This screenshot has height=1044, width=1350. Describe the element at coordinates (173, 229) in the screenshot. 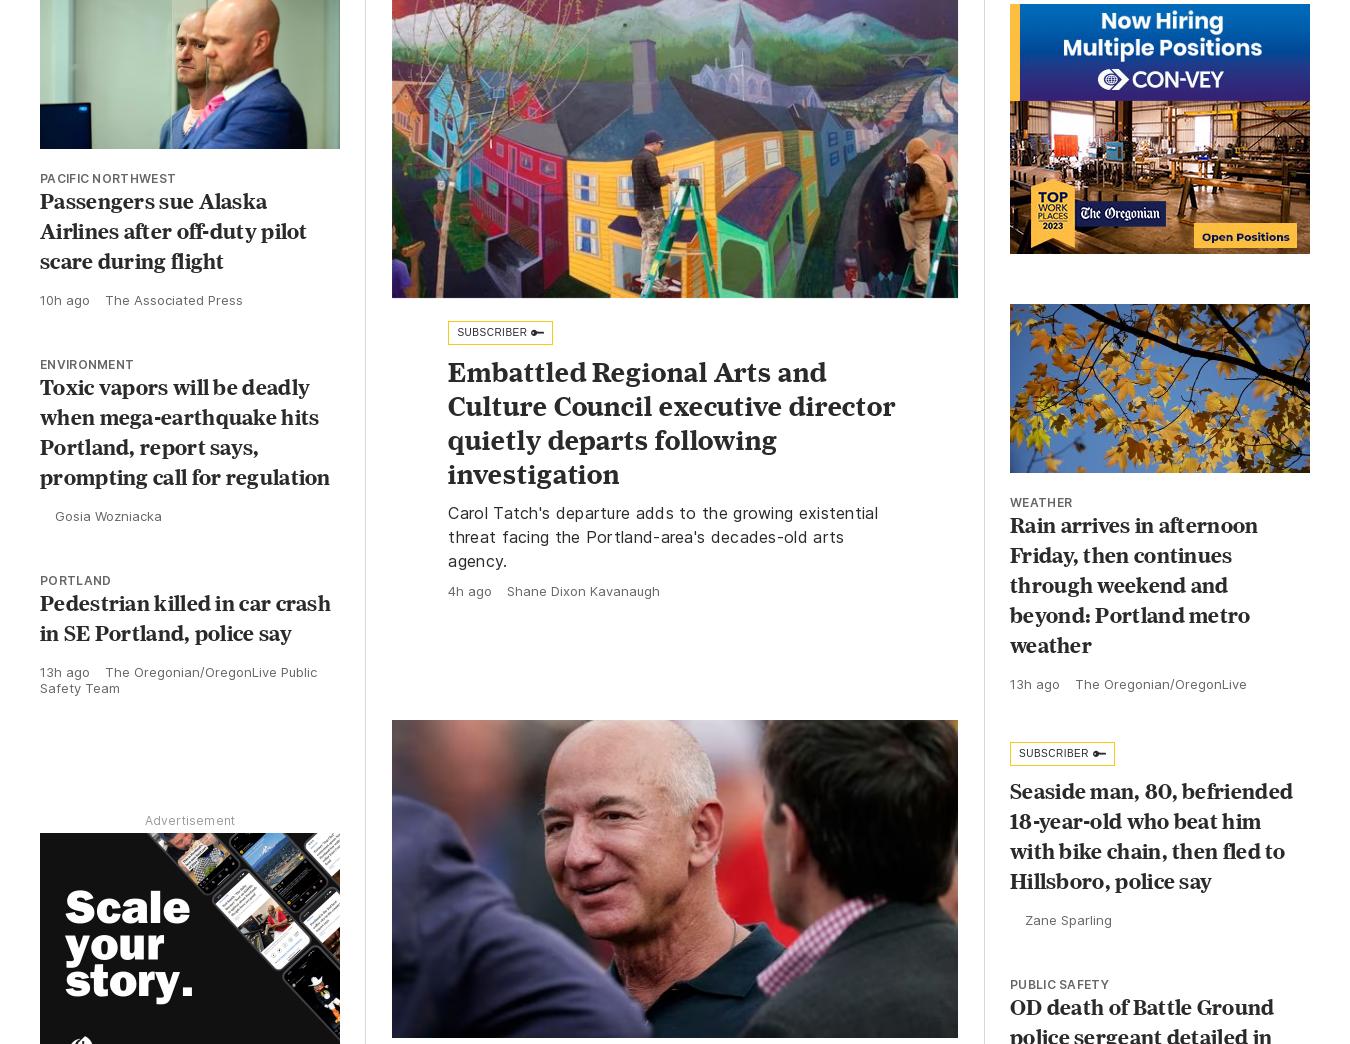

I see `'Passengers sue Alaska Airlines after off-duty pilot scare during flight'` at that location.